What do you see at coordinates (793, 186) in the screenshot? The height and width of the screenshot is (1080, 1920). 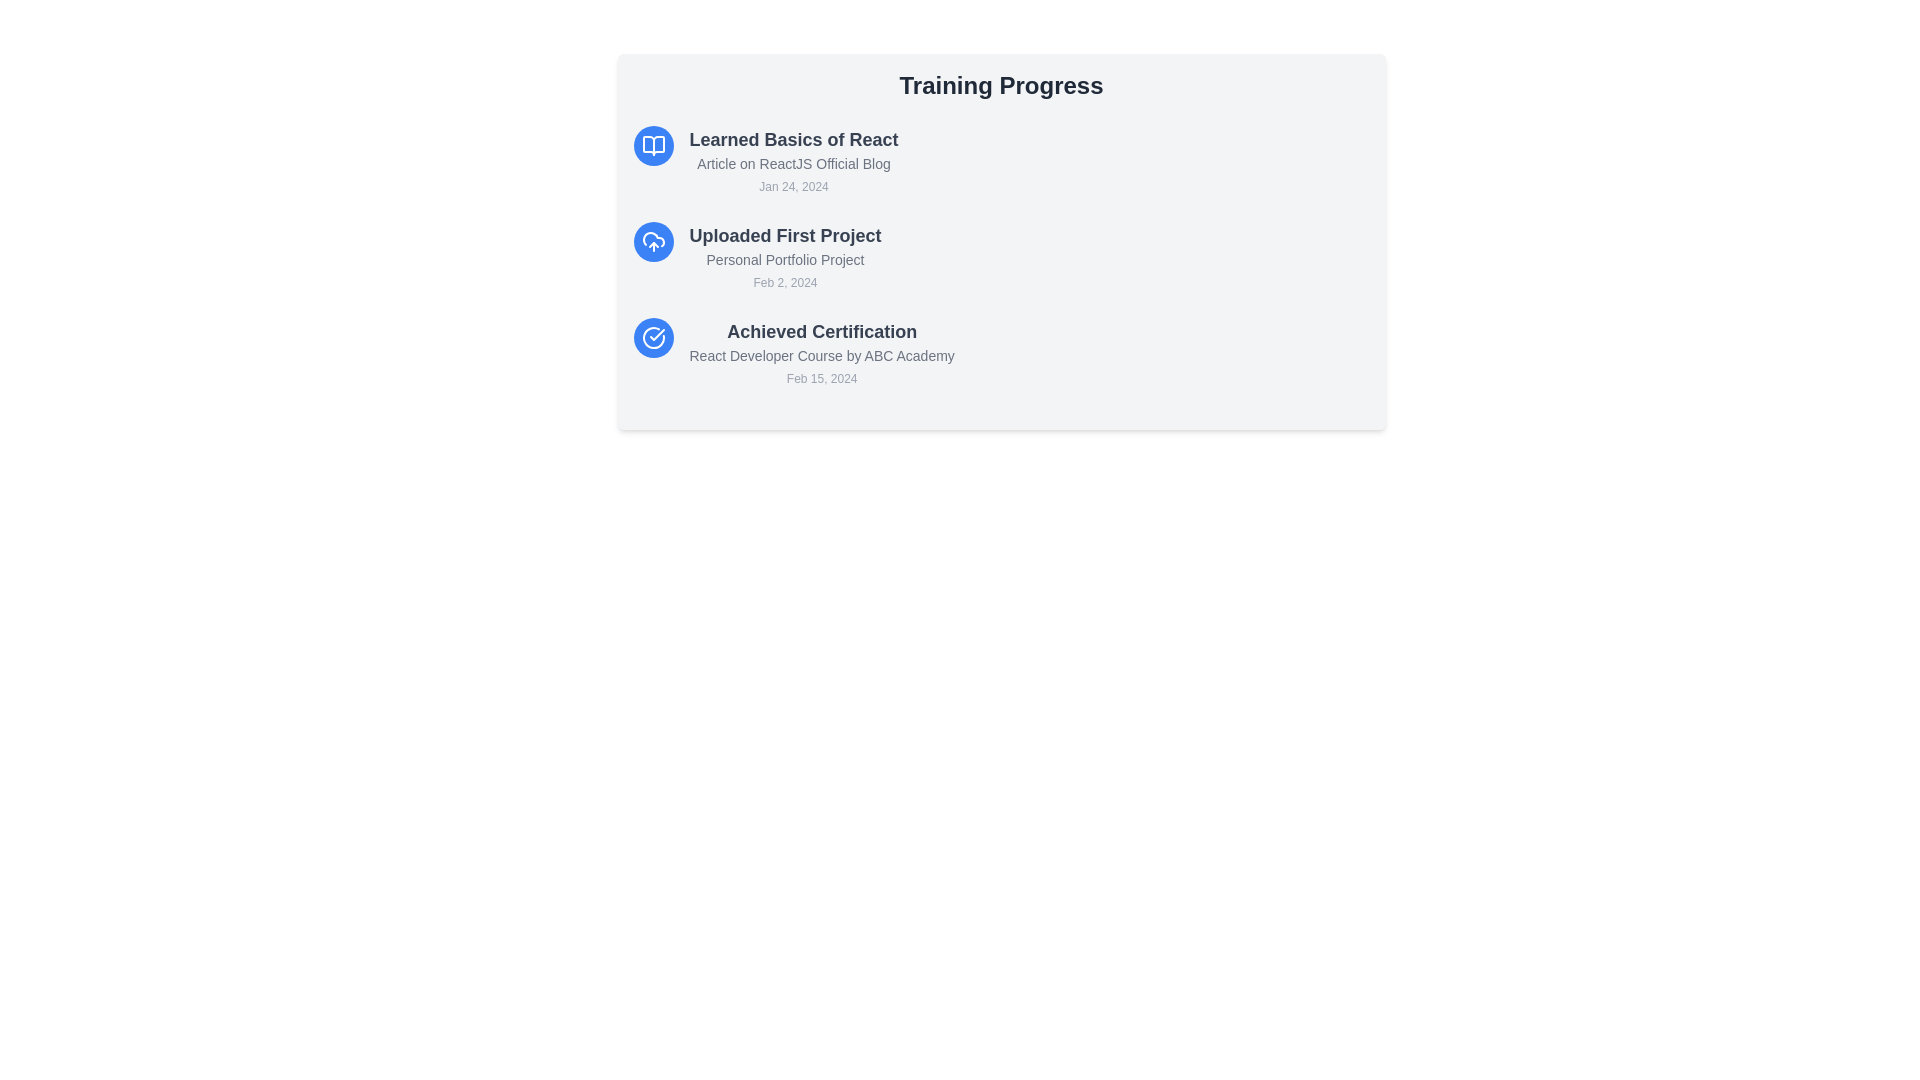 I see `the text label displaying the date 'Jan 24, 2024', which is styled with a smaller font size and gray color, located beneath the 'Article on ReactJS Official Blog' and 'Learned Basics of React' in the 'Training Progress' section` at bounding box center [793, 186].